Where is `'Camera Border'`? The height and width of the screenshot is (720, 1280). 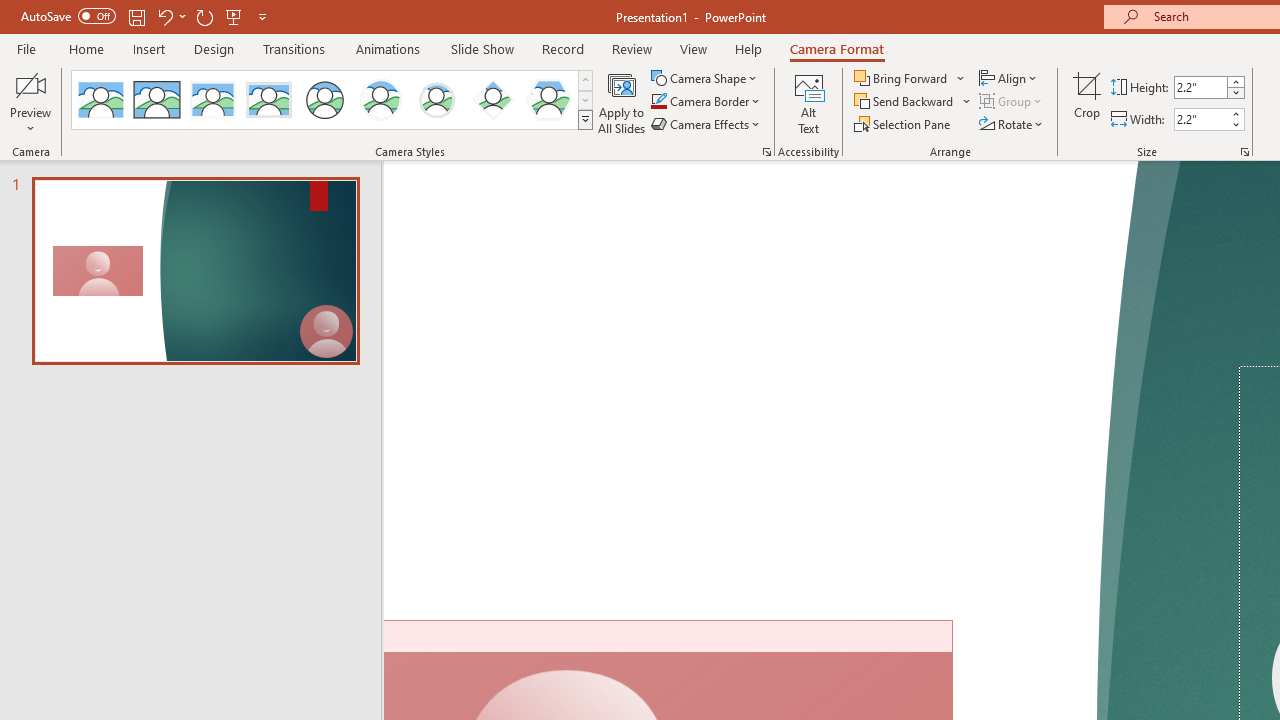
'Camera Border' is located at coordinates (706, 101).